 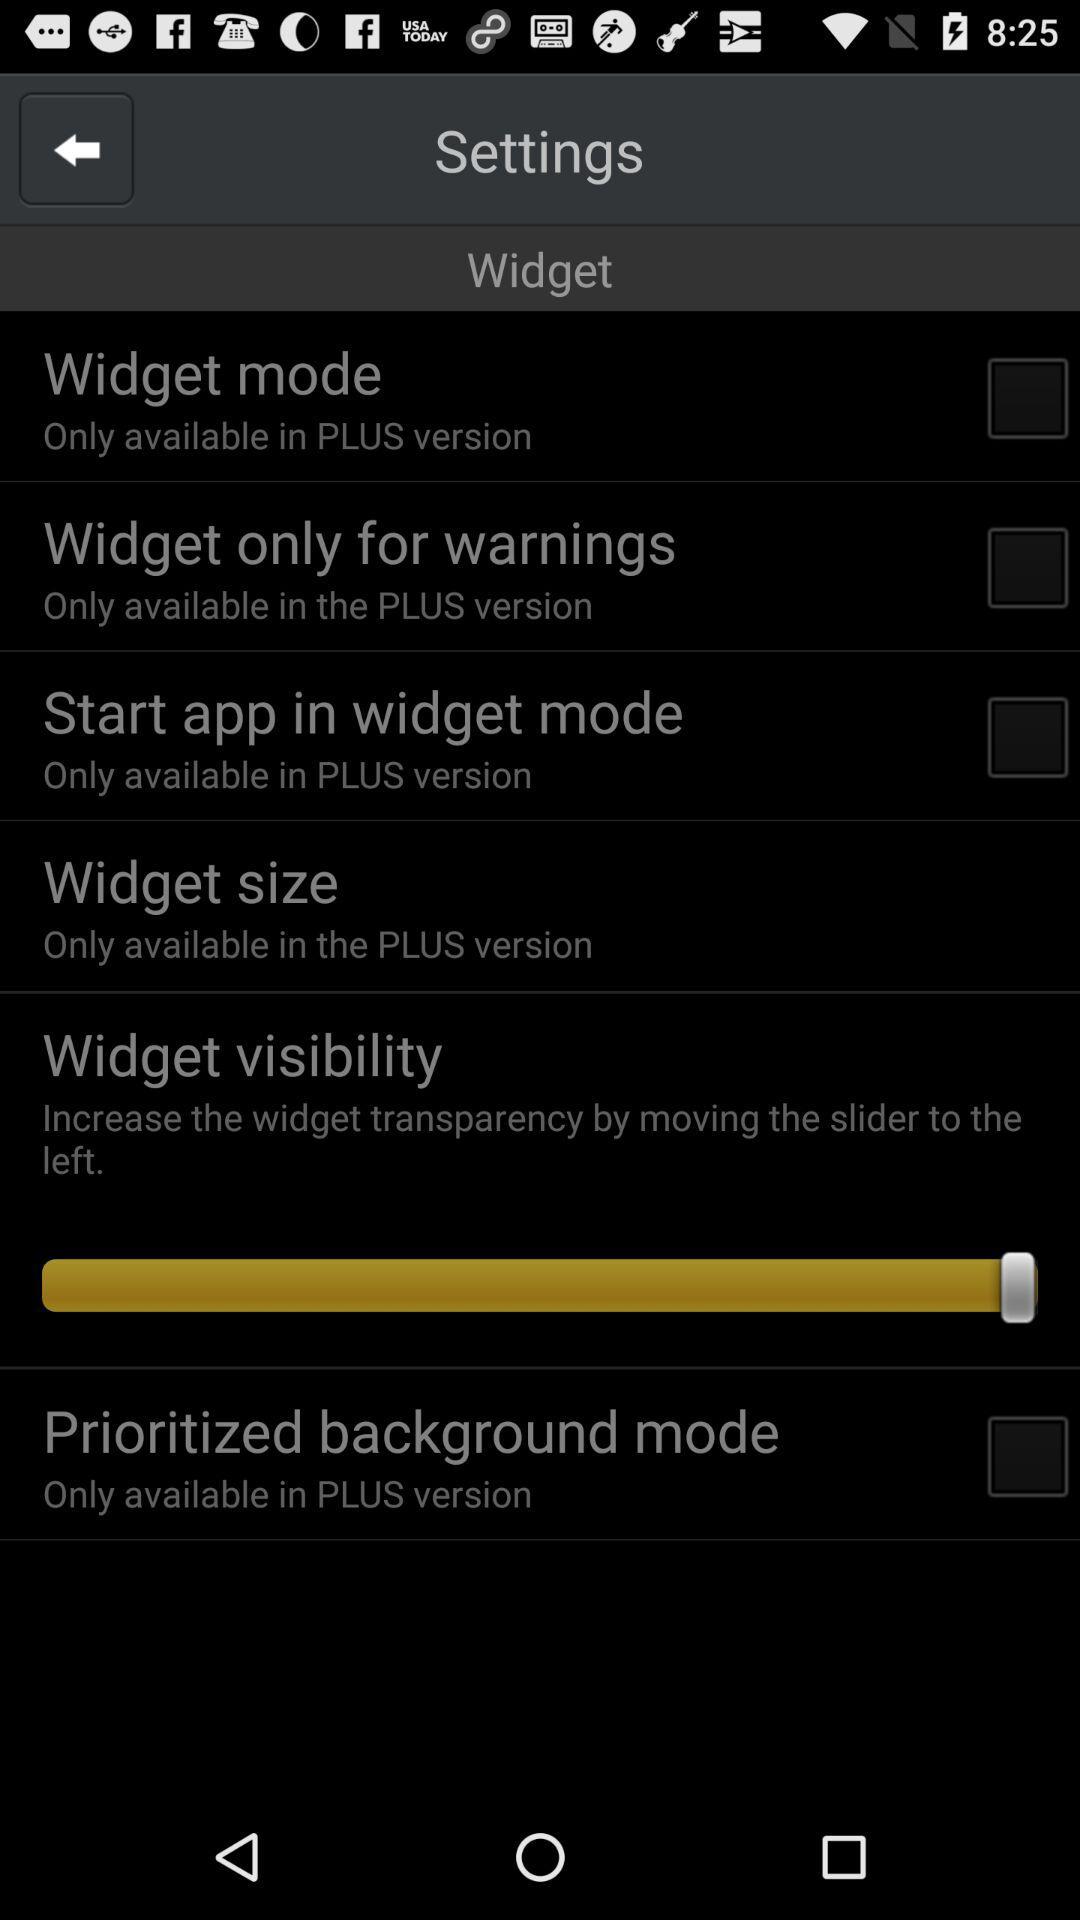 What do you see at coordinates (363, 710) in the screenshot?
I see `start app in app` at bounding box center [363, 710].